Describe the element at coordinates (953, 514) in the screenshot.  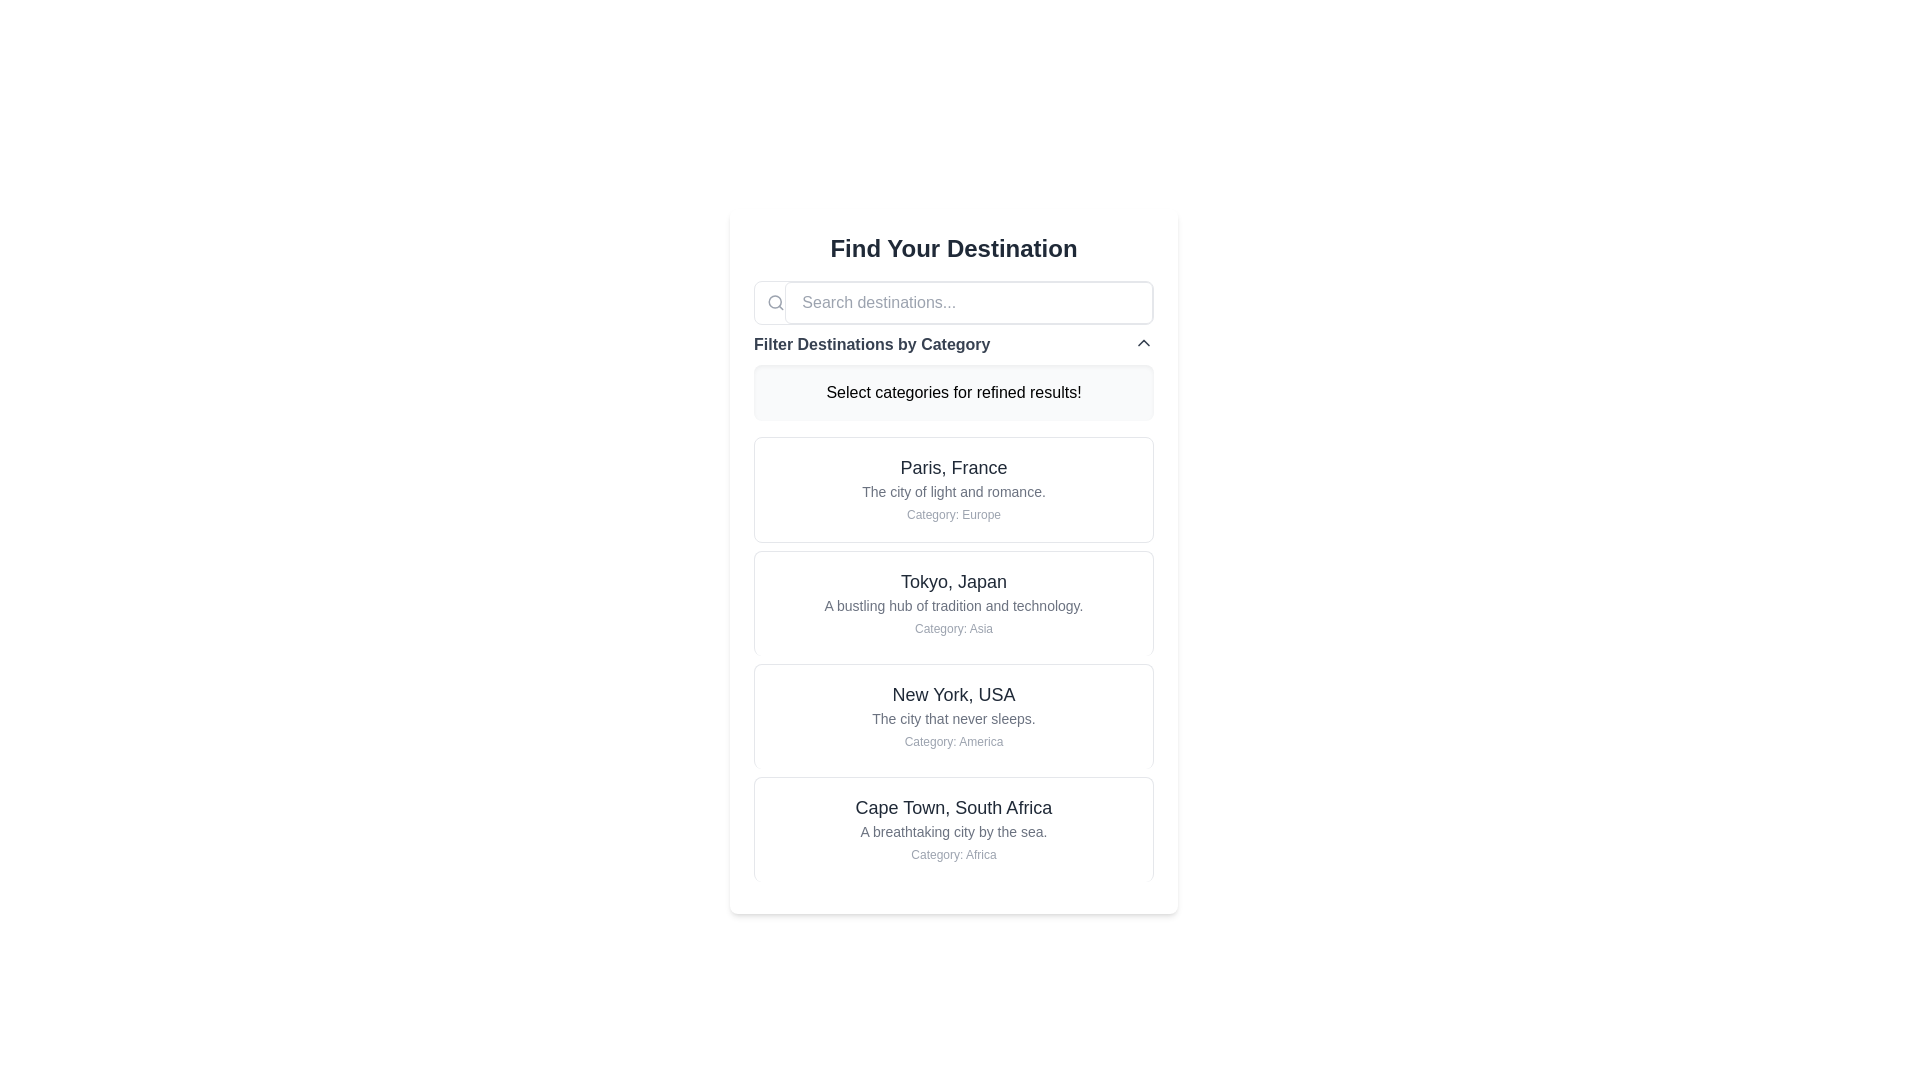
I see `the text label displaying 'Category: Europe', which is styled in a smaller gray font and located beneath the description text in the selection option for 'Paris, France'` at that location.